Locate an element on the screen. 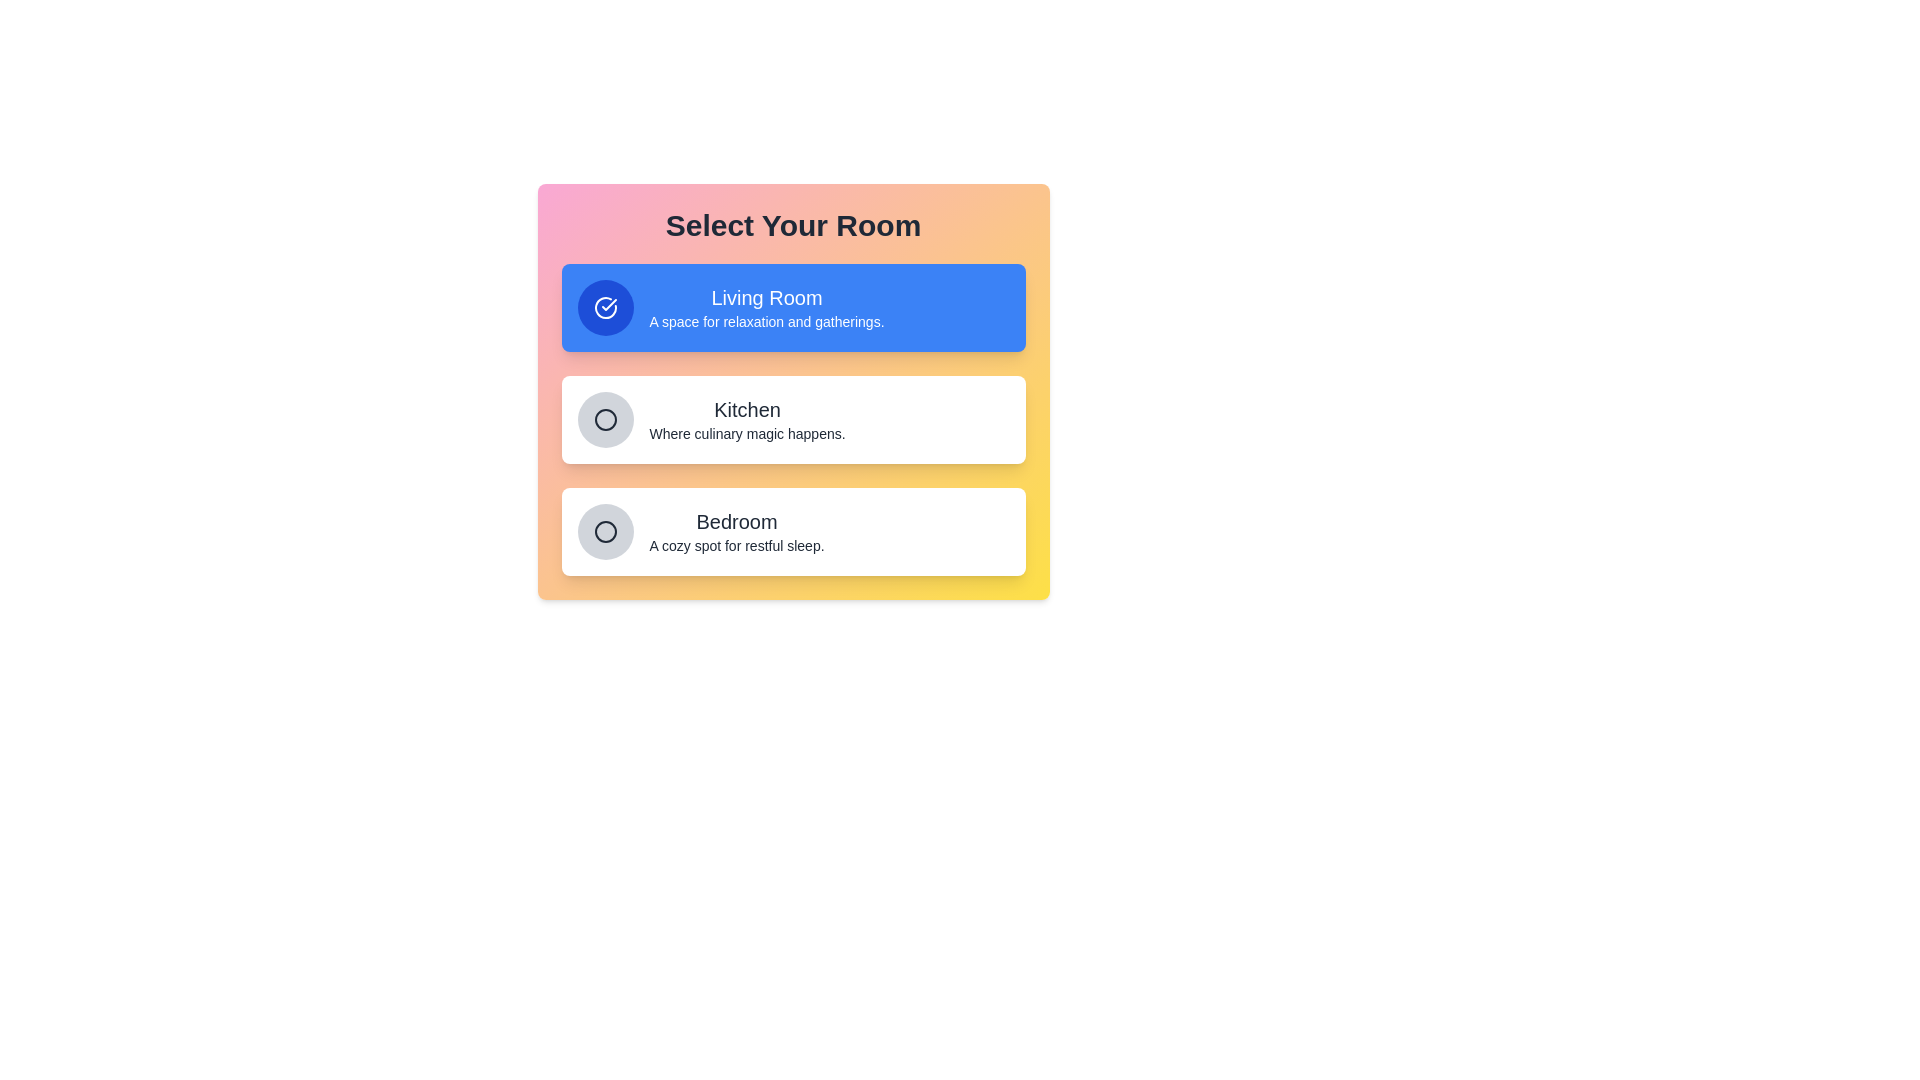 This screenshot has height=1080, width=1920. the 'Kitchen' text label, which is displayed in a bold and large font style, positioned between 'Living Room' and 'Bedroom' sections is located at coordinates (746, 408).